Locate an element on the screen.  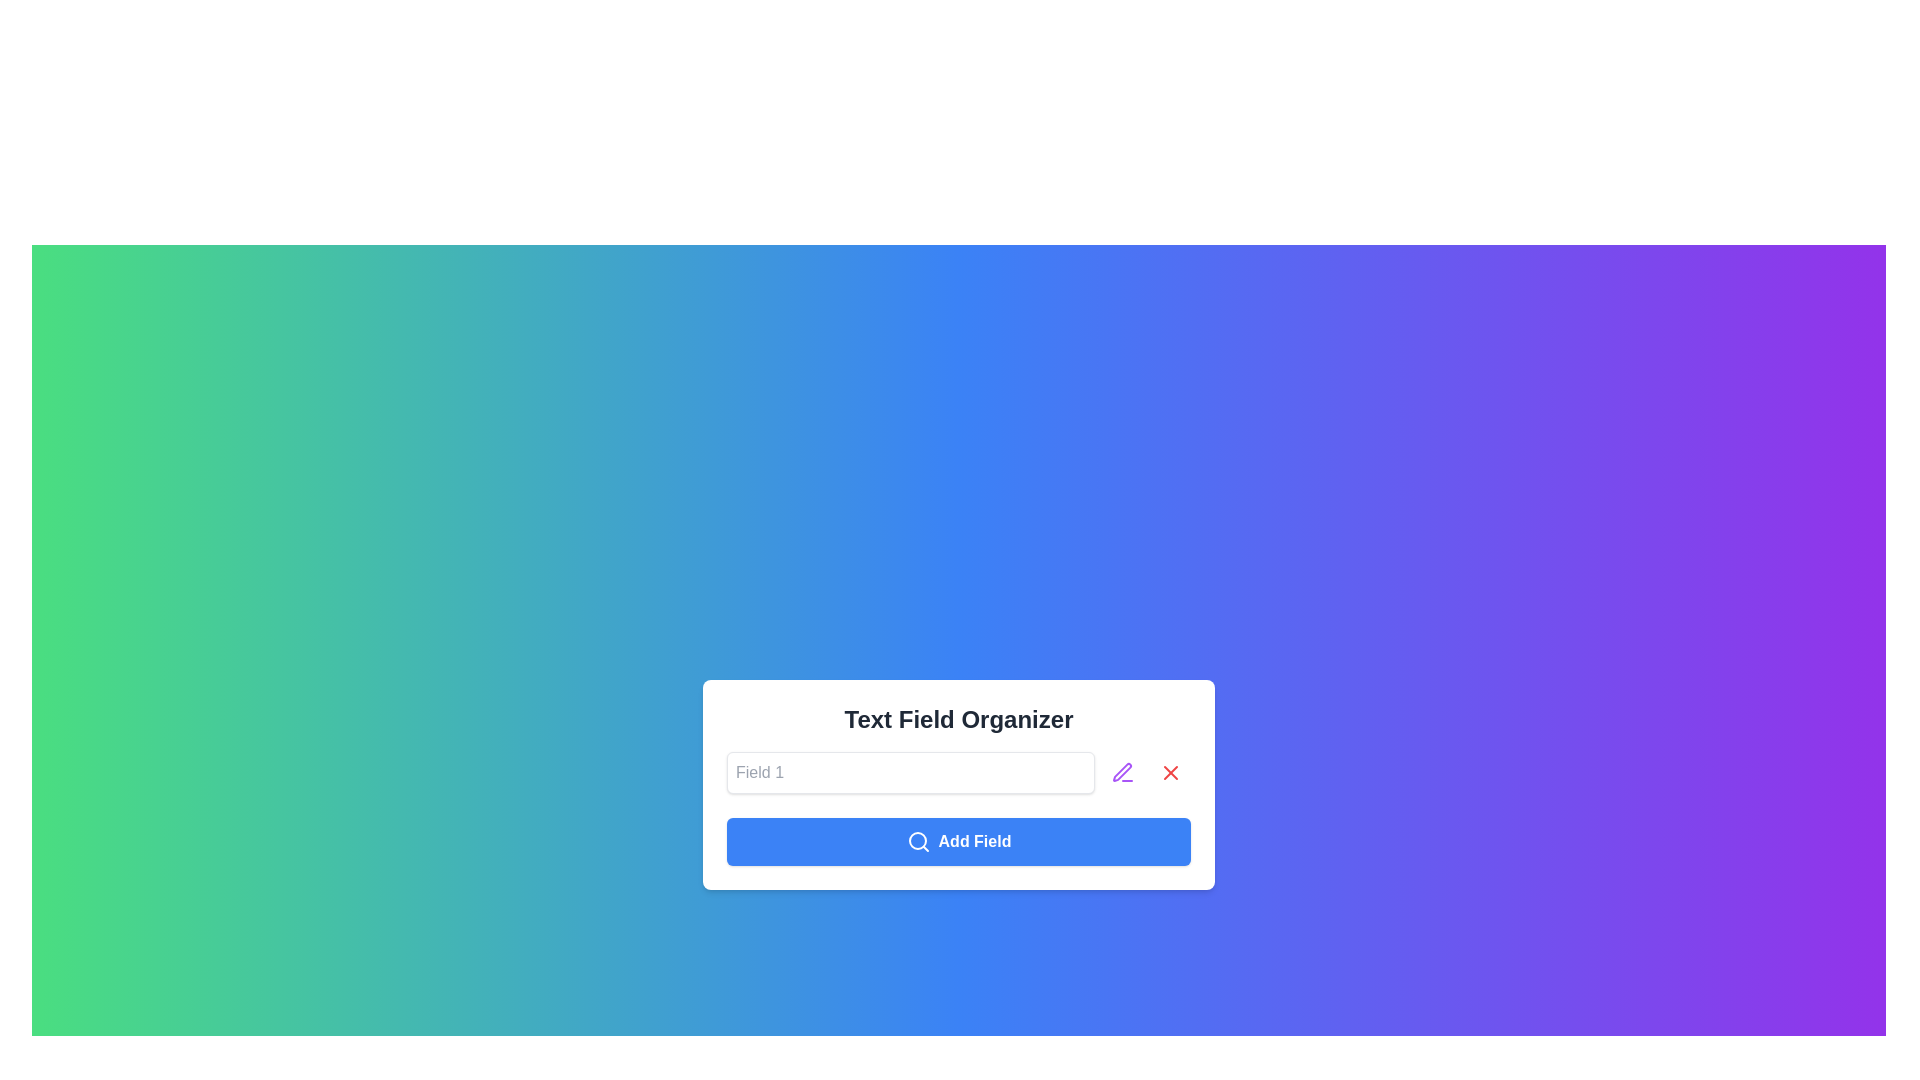
the dismiss or delete icon button located near the top right of the text field labeled 'Field 1' is located at coordinates (1171, 771).